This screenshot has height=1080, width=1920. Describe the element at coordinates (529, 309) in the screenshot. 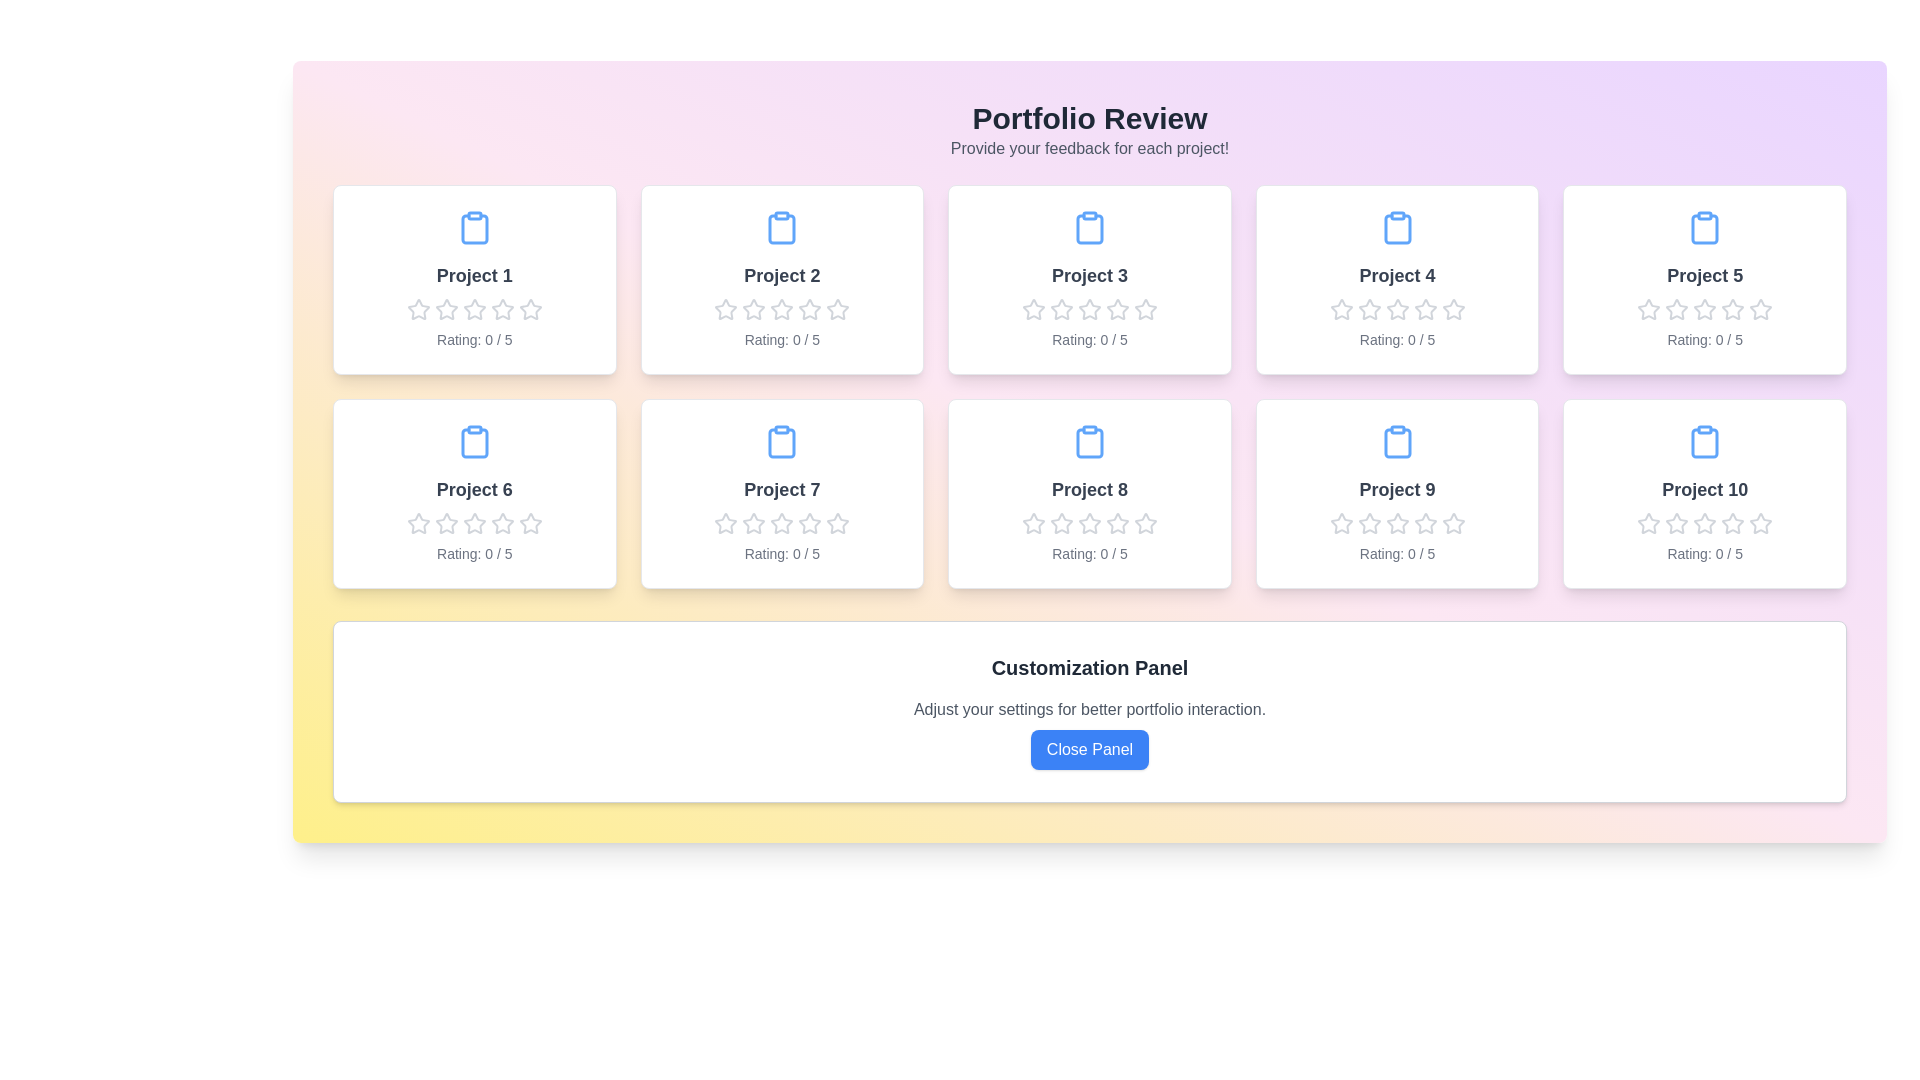

I see `the rating of a project to 5 stars by clicking on the corresponding star` at that location.